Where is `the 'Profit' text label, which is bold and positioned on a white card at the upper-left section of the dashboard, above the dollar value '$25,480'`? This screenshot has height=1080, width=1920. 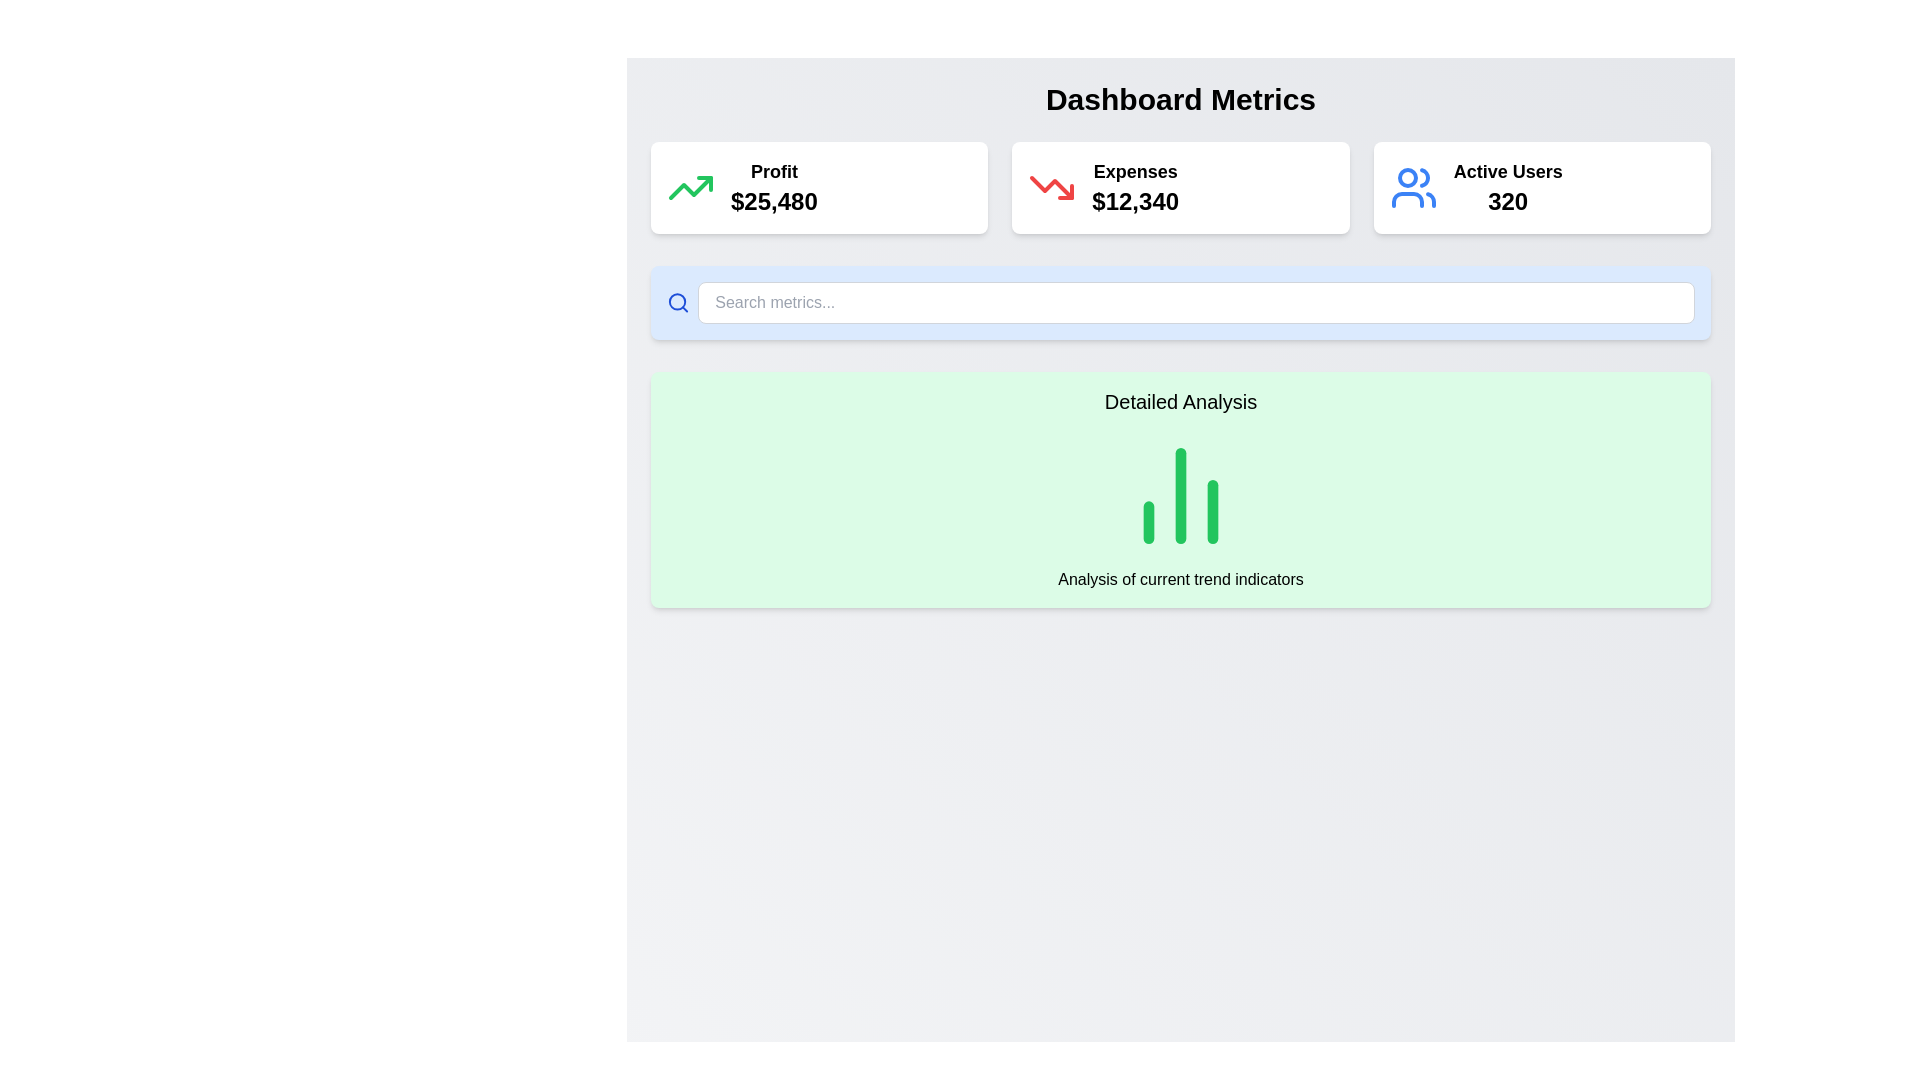 the 'Profit' text label, which is bold and positioned on a white card at the upper-left section of the dashboard, above the dollar value '$25,480' is located at coordinates (773, 171).